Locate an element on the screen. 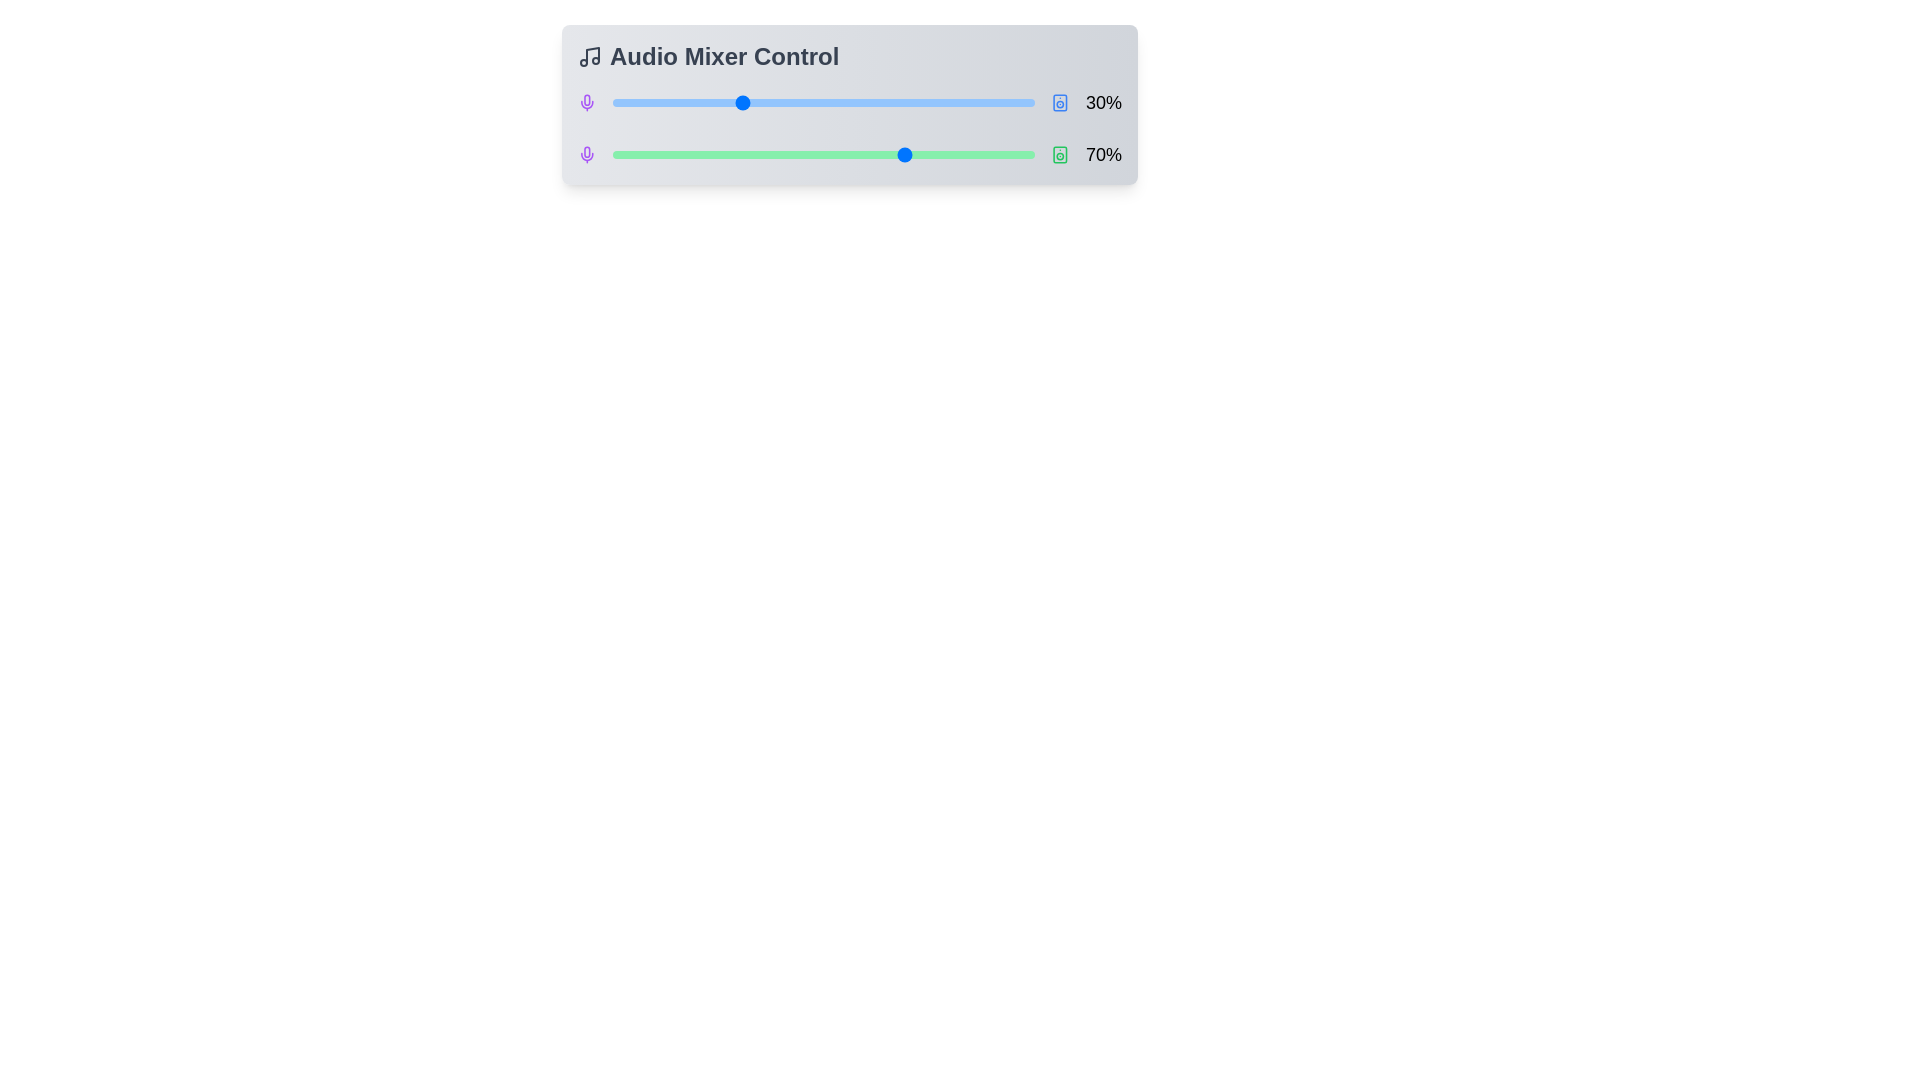 This screenshot has width=1920, height=1080. the text label displaying '70%' which is positioned at the bottom-right of the audio control interface, next to the green audio slider is located at coordinates (1103, 153).